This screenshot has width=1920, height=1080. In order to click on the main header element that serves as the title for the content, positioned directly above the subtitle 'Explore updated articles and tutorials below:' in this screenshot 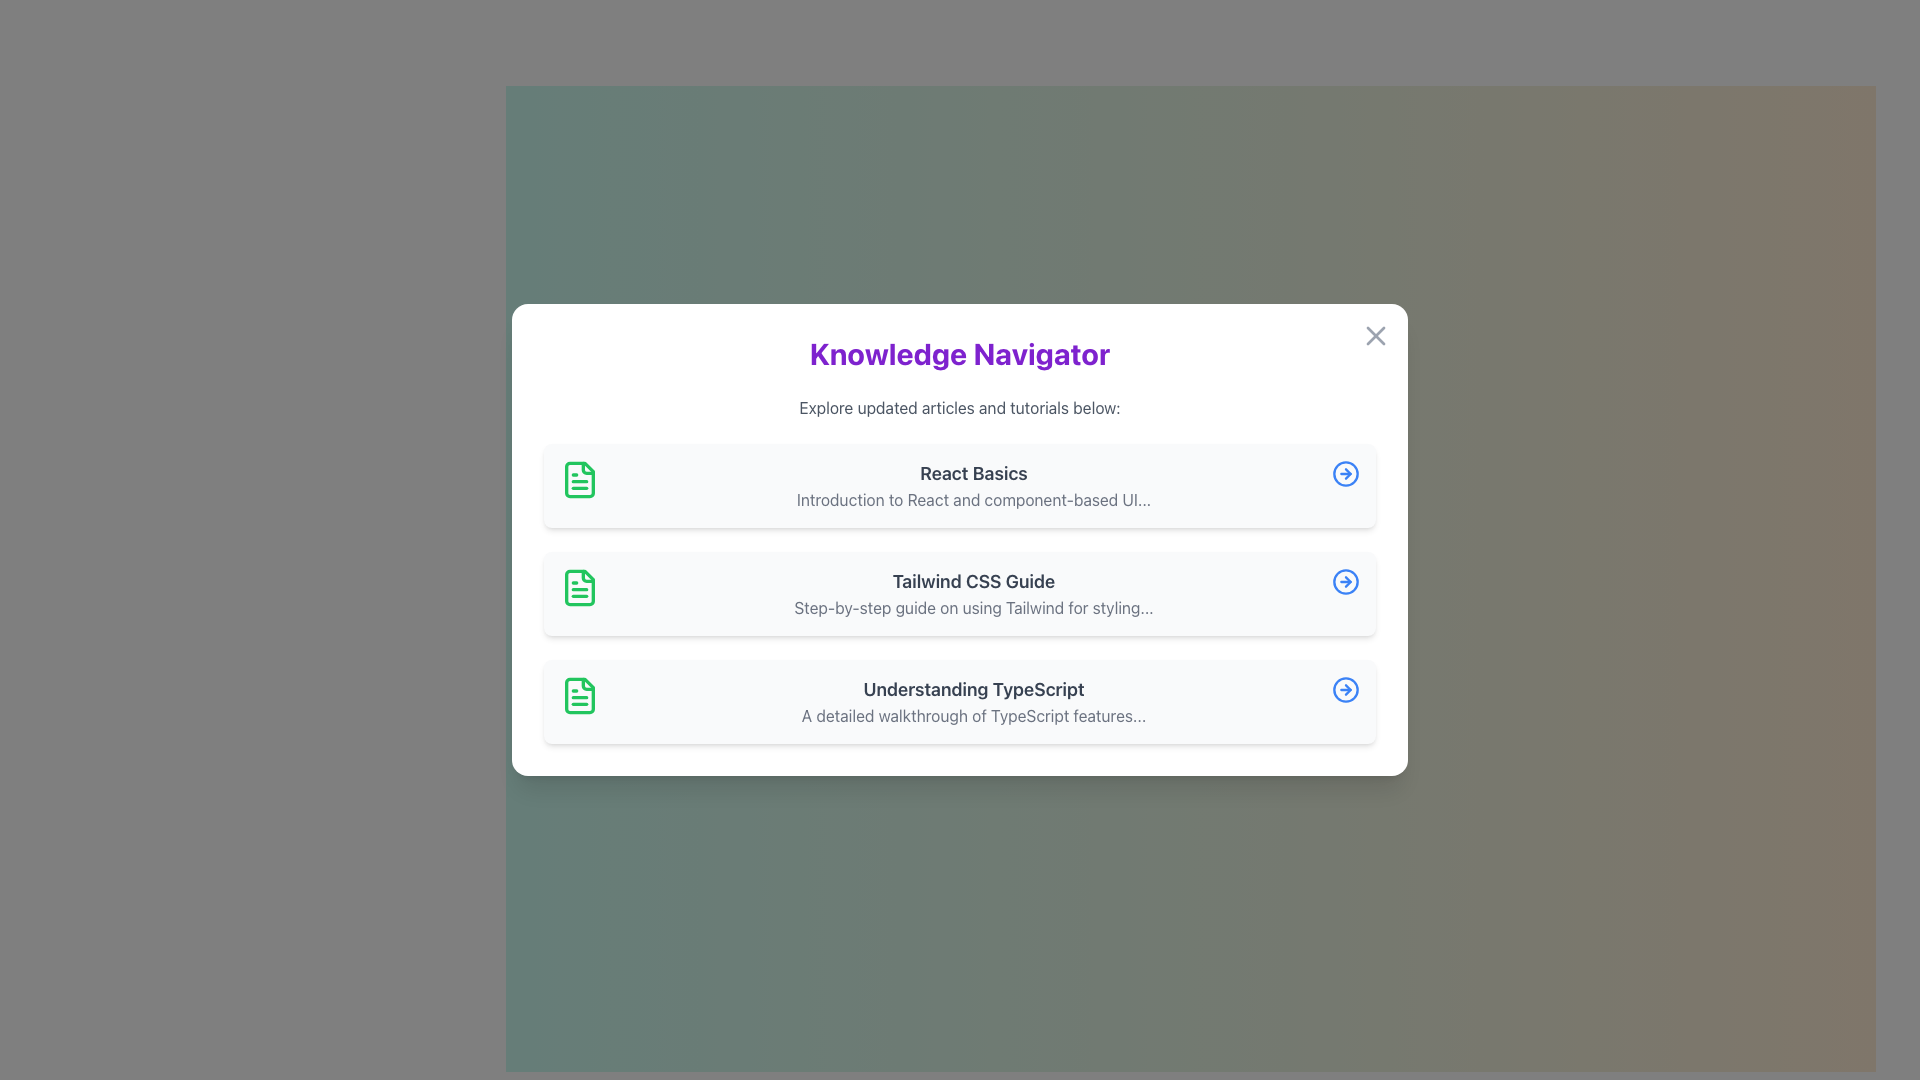, I will do `click(960, 353)`.